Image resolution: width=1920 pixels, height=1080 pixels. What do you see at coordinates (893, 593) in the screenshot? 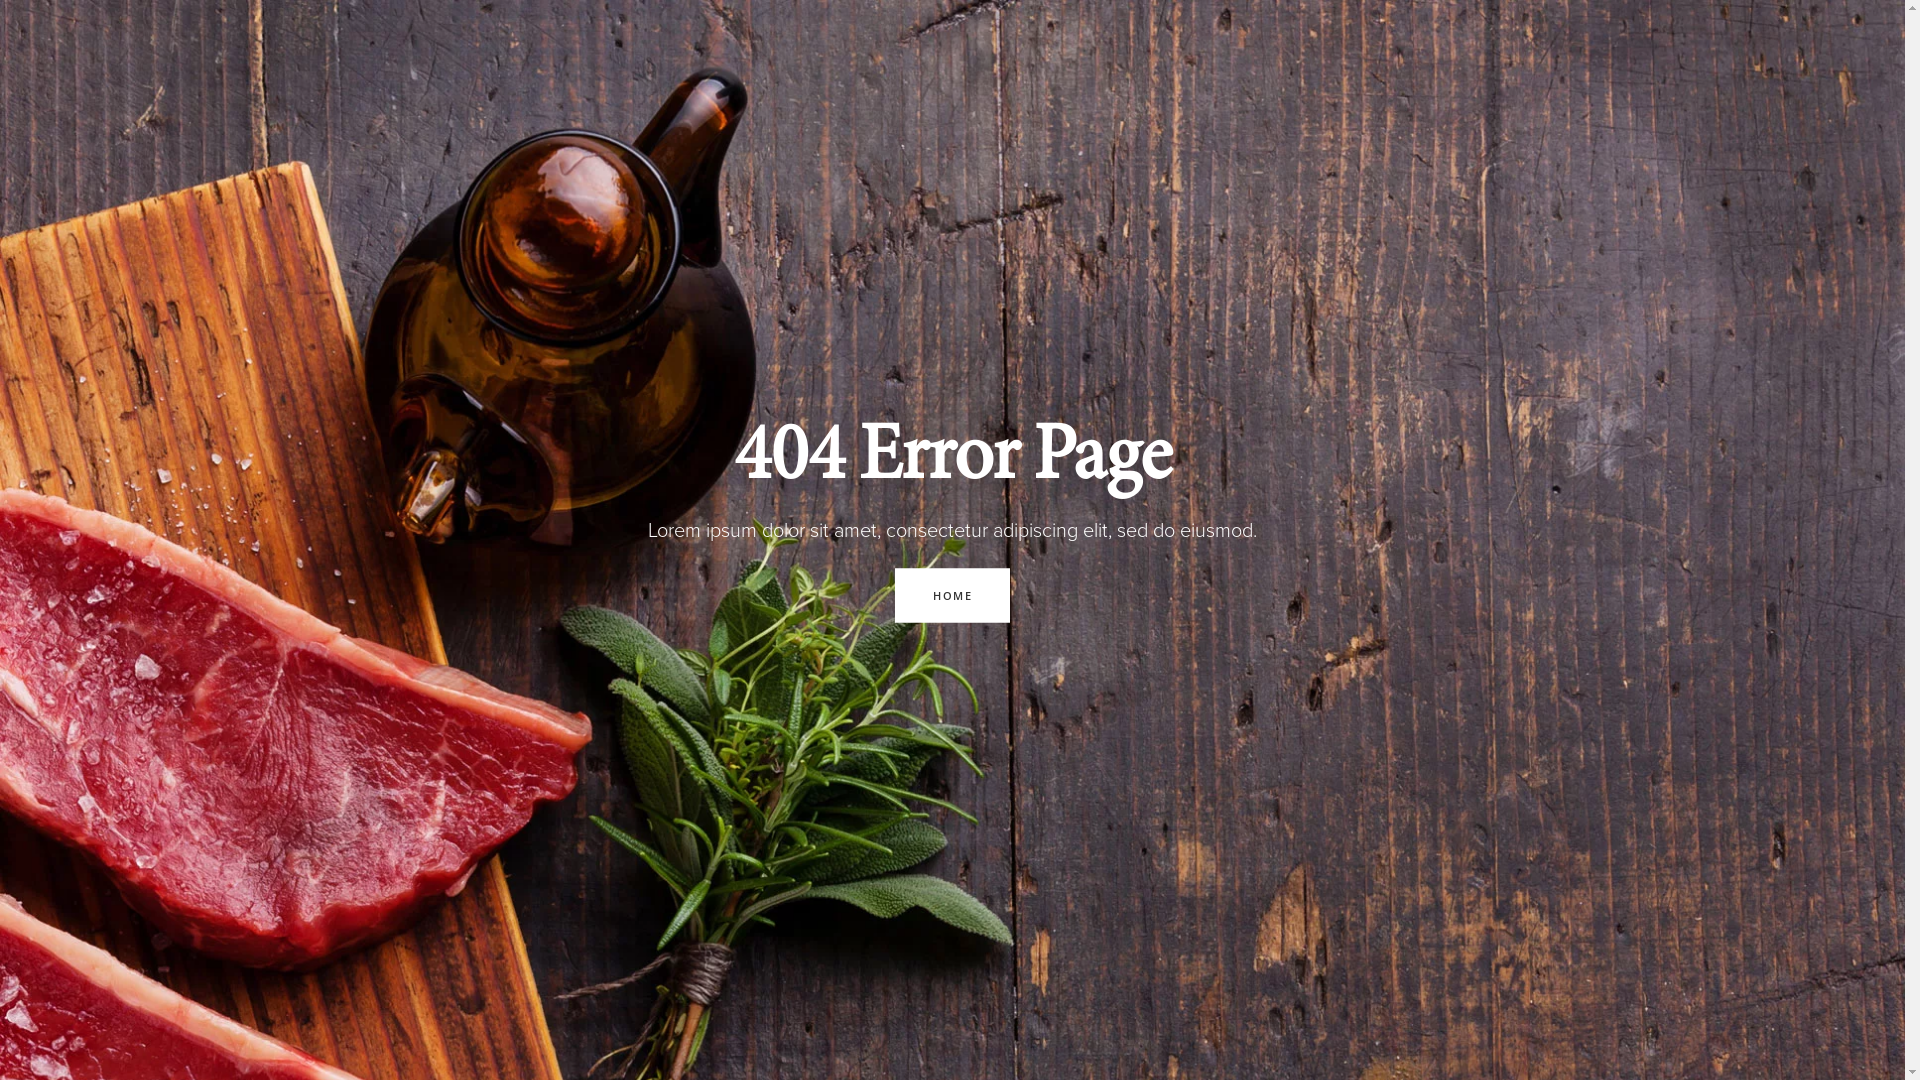
I see `'HOME'` at bounding box center [893, 593].